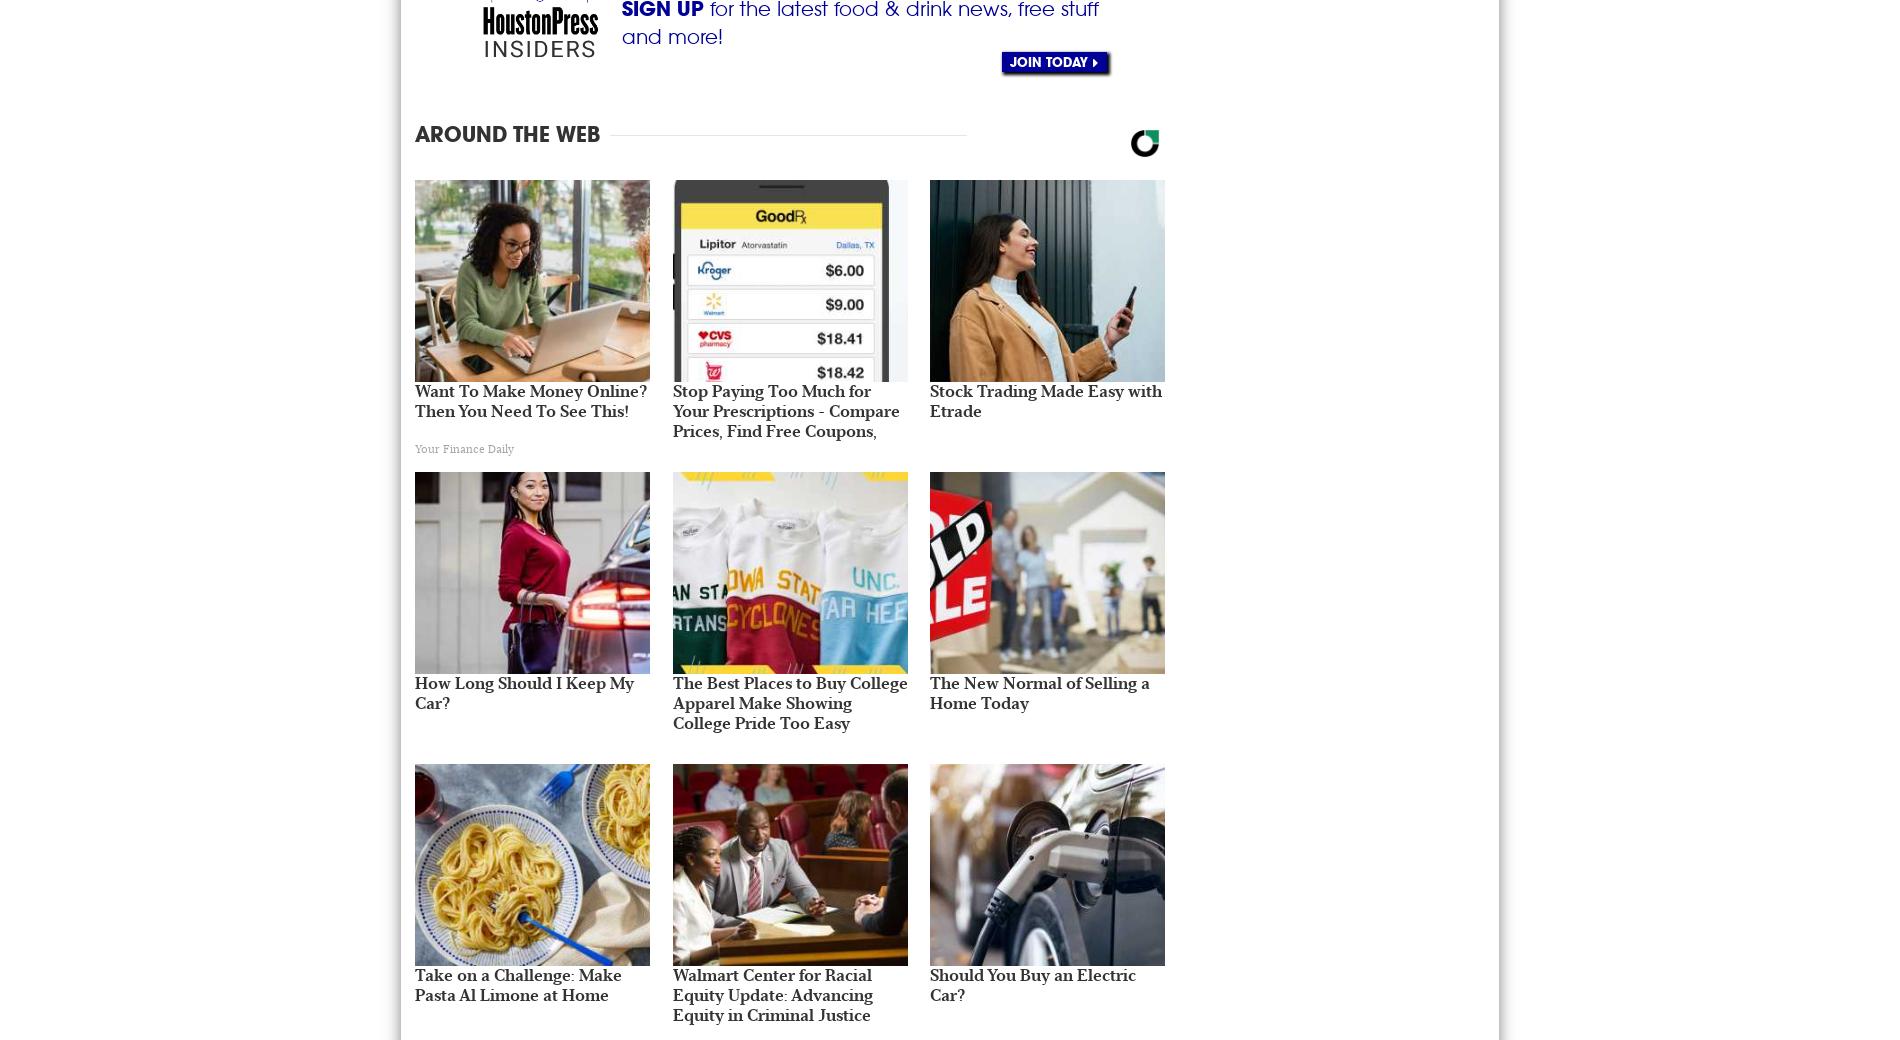 The height and width of the screenshot is (1040, 1900). What do you see at coordinates (1010, 60) in the screenshot?
I see `'Join Today'` at bounding box center [1010, 60].